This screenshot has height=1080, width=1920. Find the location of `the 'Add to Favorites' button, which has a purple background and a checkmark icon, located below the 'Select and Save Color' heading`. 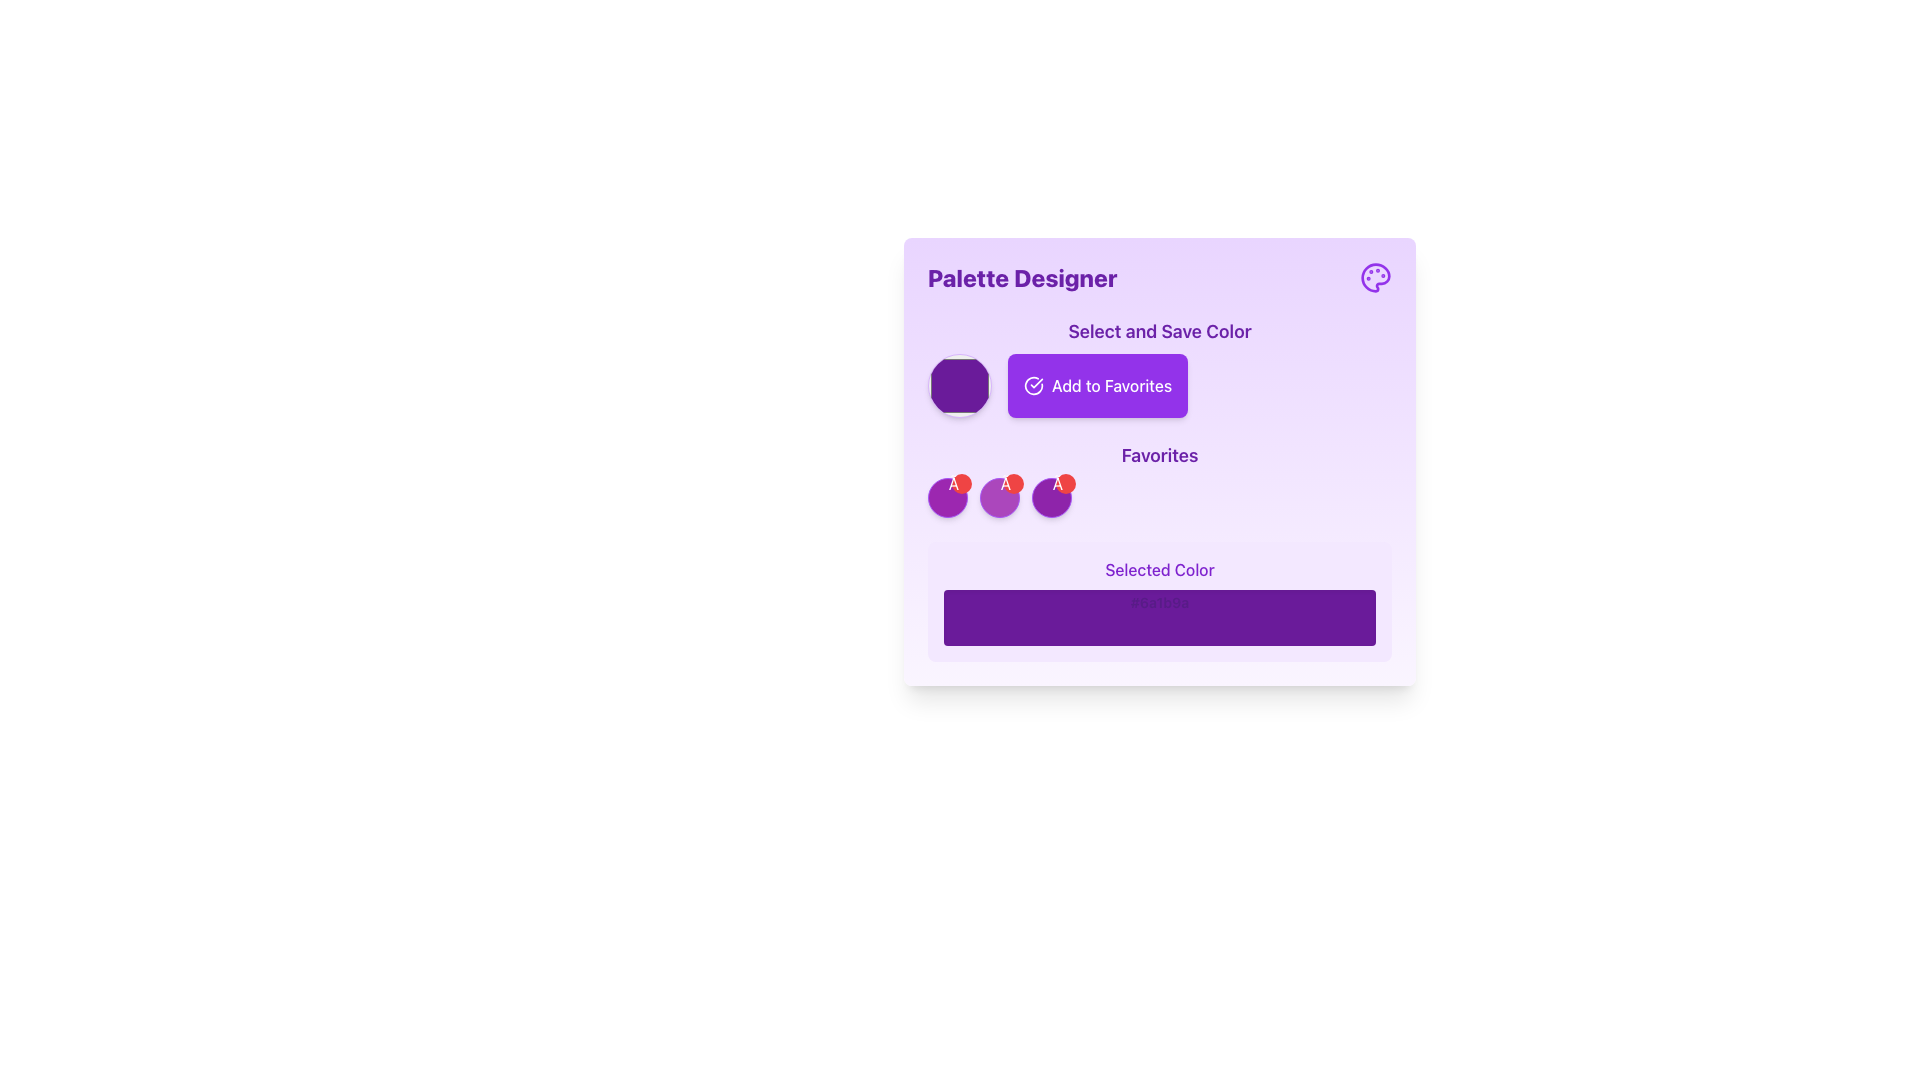

the 'Add to Favorites' button, which has a purple background and a checkmark icon, located below the 'Select and Save Color' heading is located at coordinates (1160, 385).